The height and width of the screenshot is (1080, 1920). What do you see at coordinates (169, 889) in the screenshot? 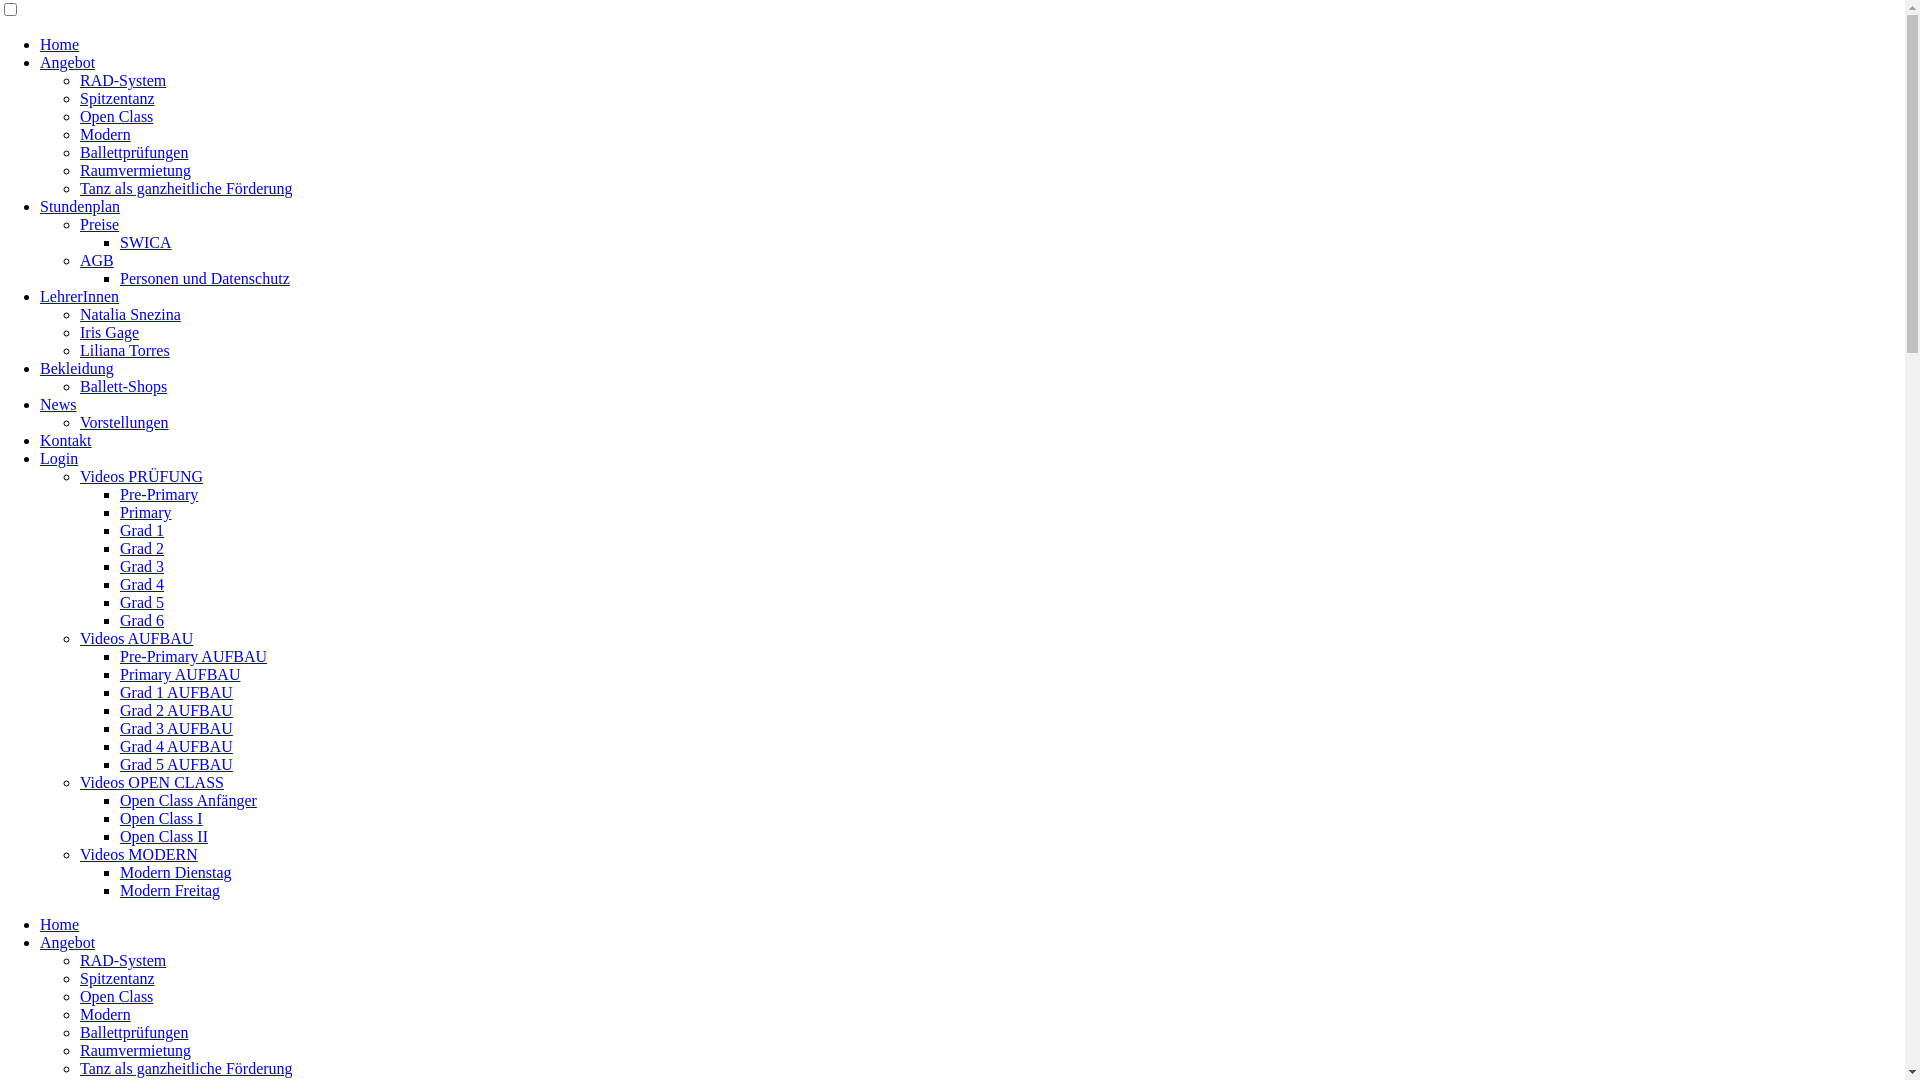
I see `'Modern Freitag'` at bounding box center [169, 889].